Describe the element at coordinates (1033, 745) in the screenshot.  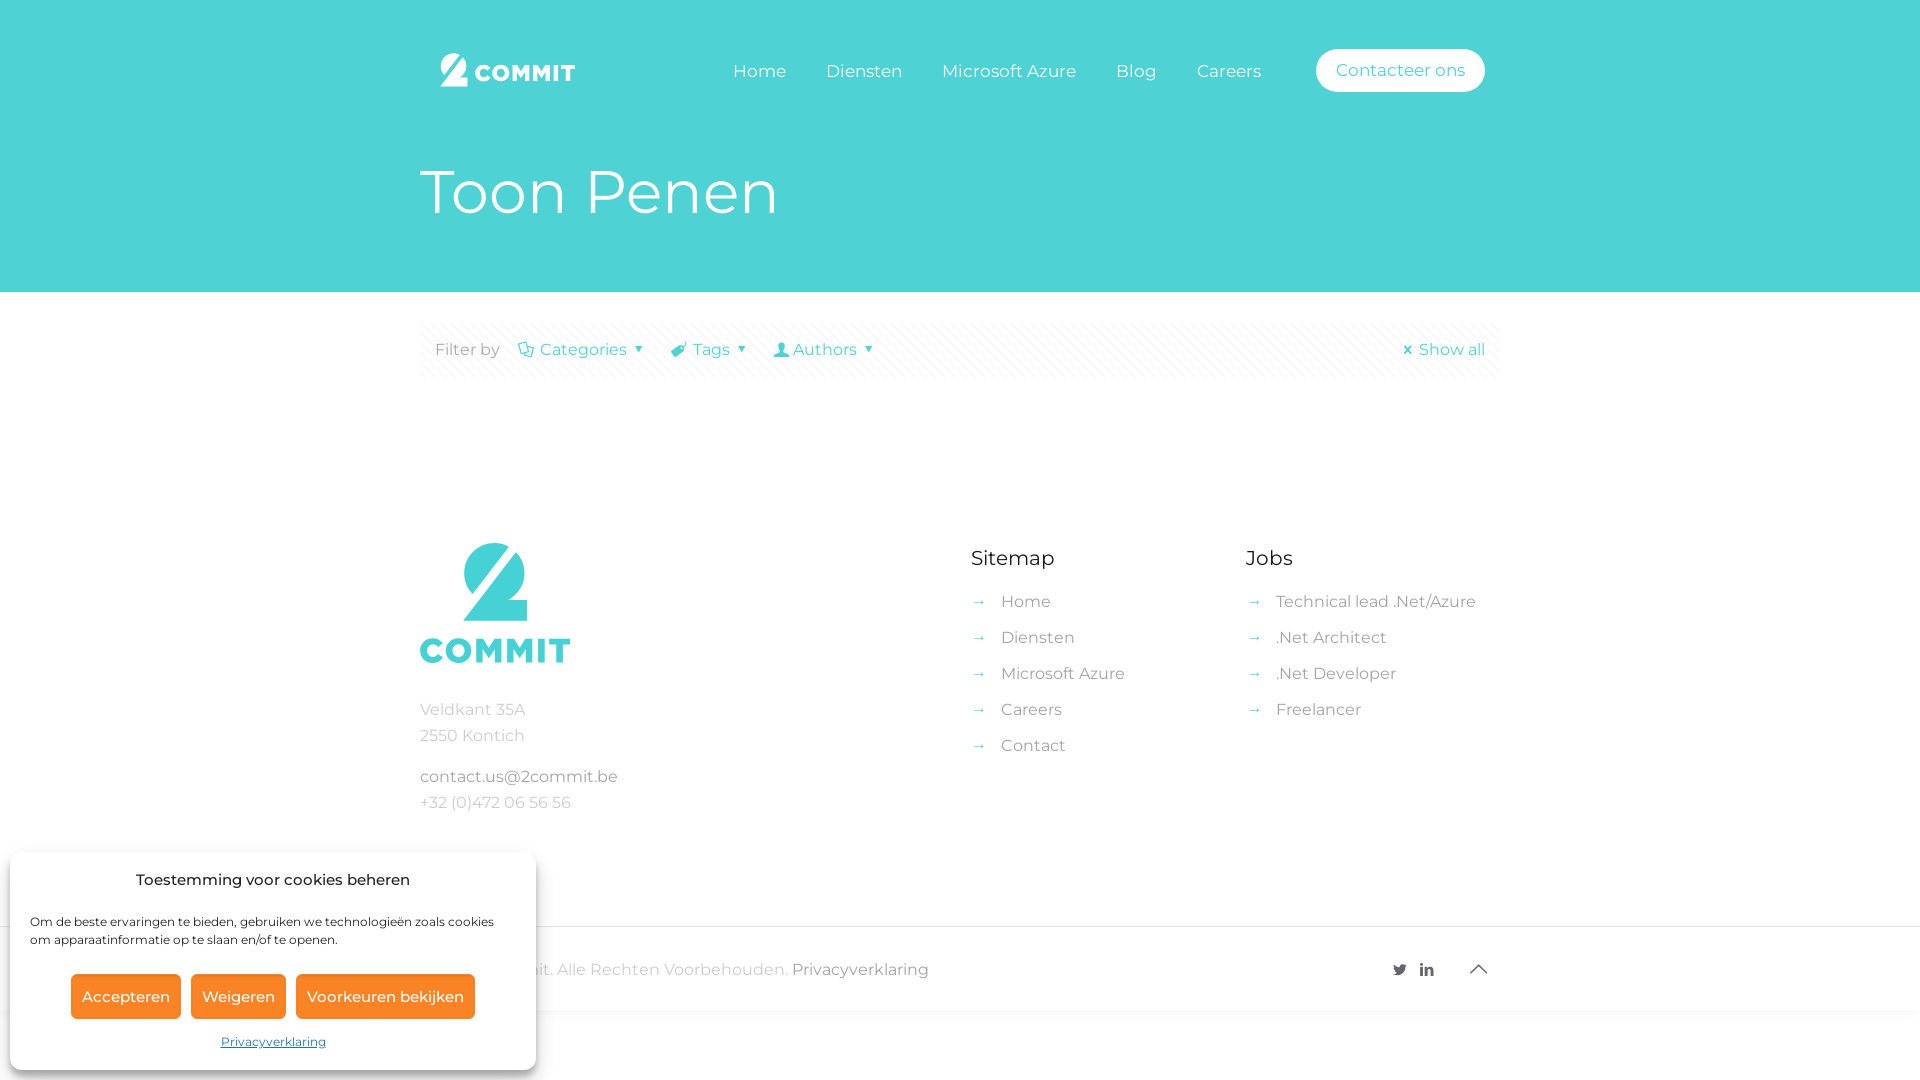
I see `'Contact'` at that location.